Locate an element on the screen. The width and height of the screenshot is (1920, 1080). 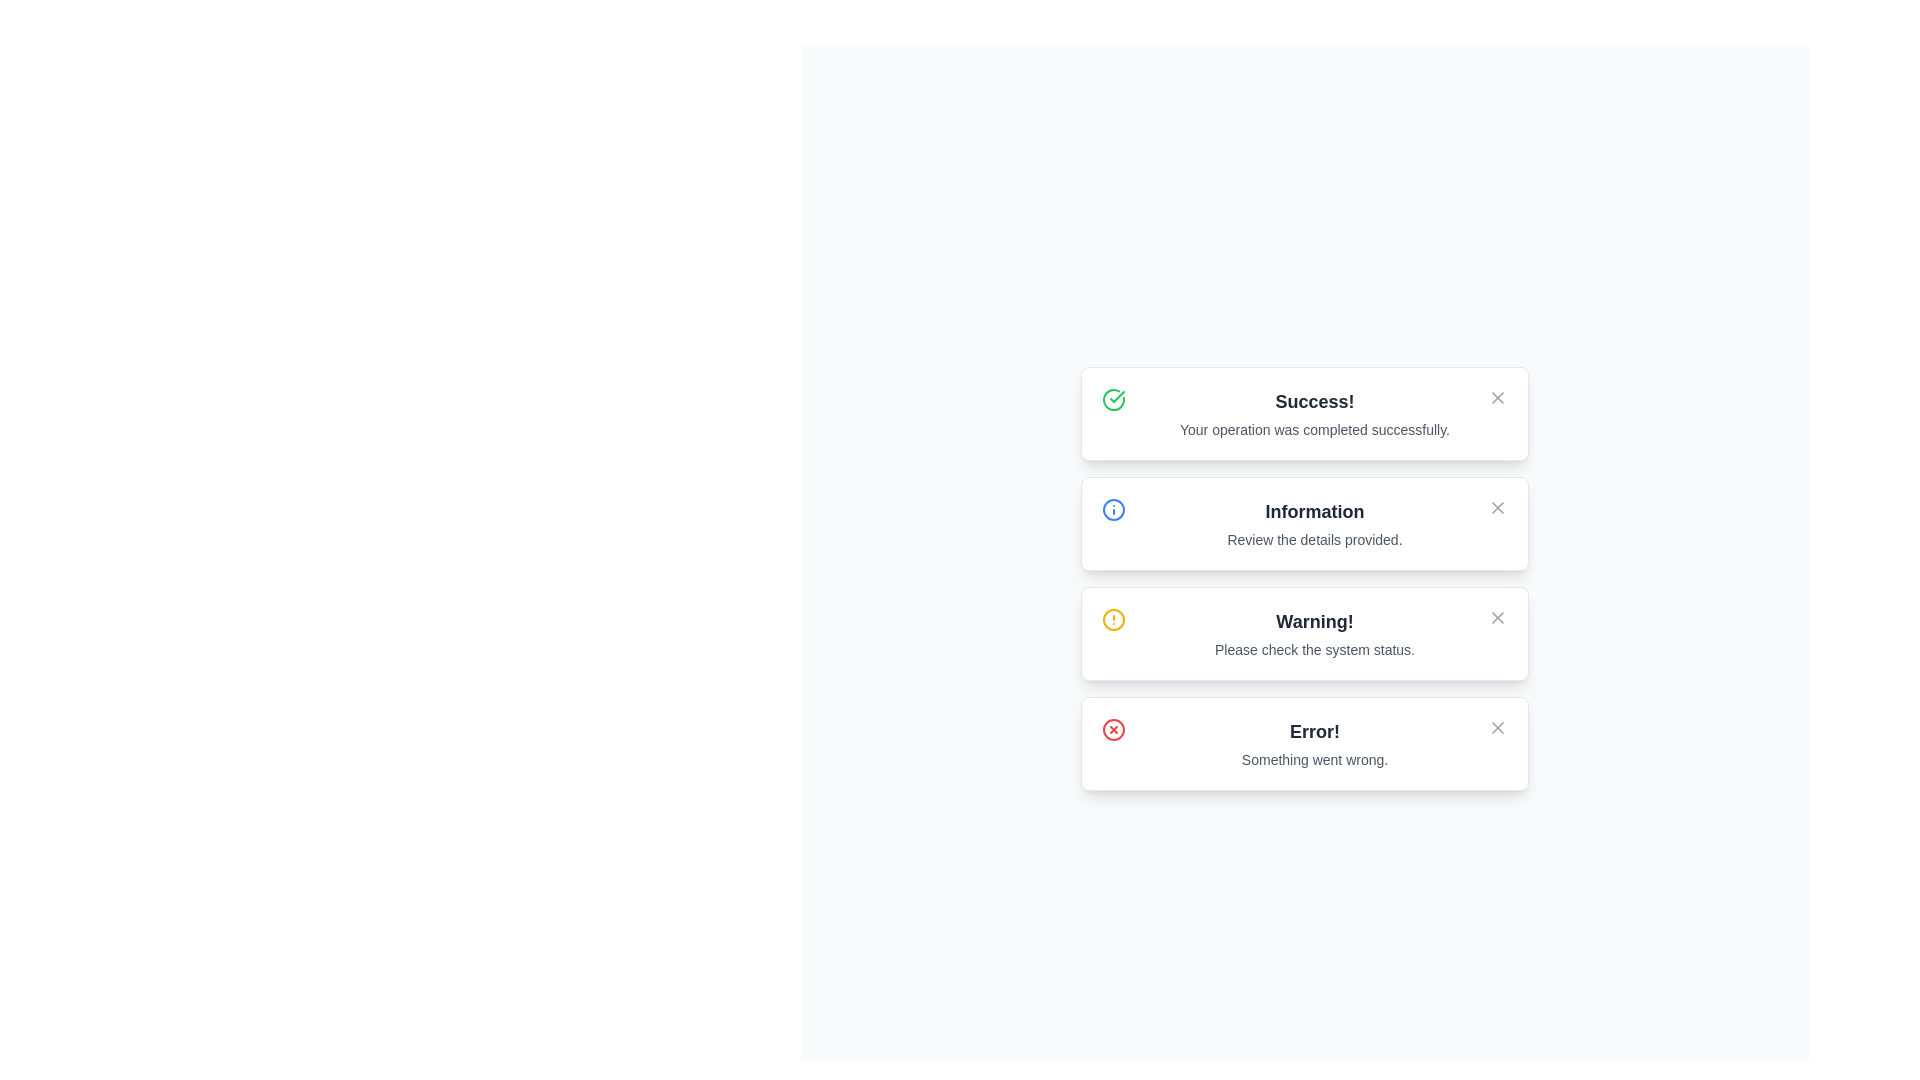
bold text element labeled 'Error!' which is positioned at the top of the fourth error notification card, above the description text 'Something went wrong.' is located at coordinates (1315, 732).